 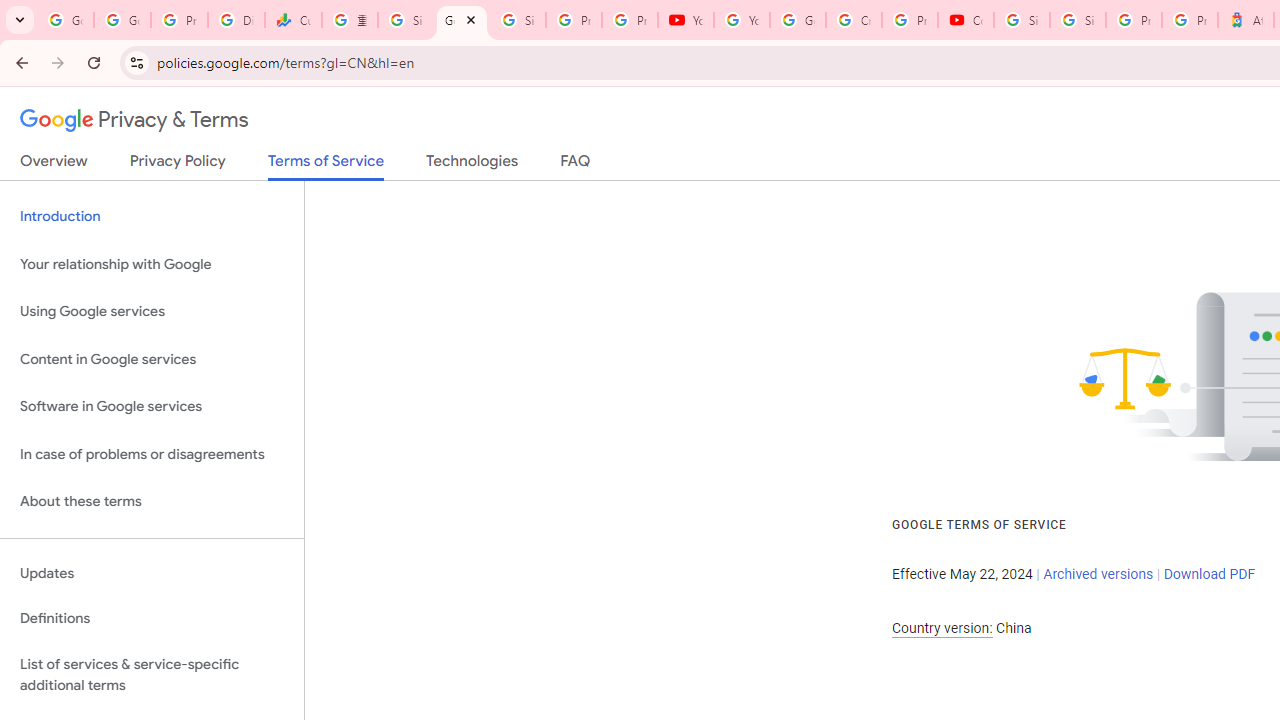 What do you see at coordinates (941, 627) in the screenshot?
I see `'Country version:'` at bounding box center [941, 627].